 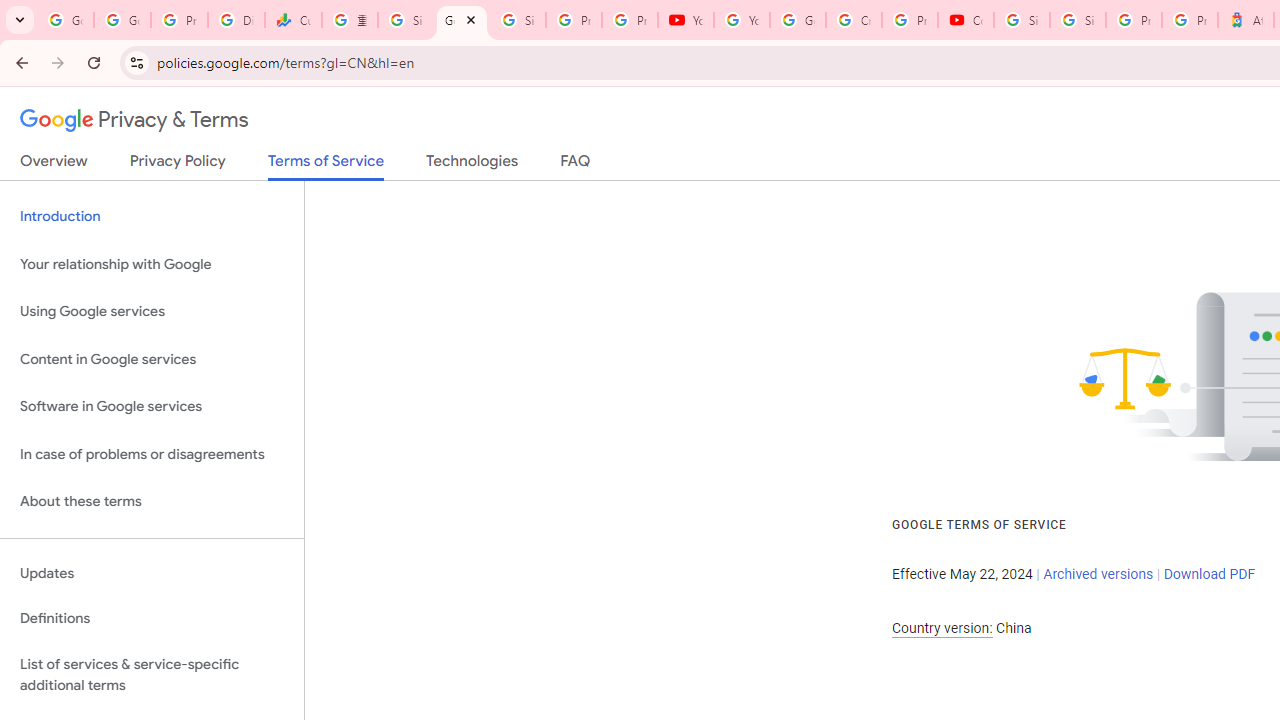 What do you see at coordinates (941, 627) in the screenshot?
I see `'Country version:'` at bounding box center [941, 627].